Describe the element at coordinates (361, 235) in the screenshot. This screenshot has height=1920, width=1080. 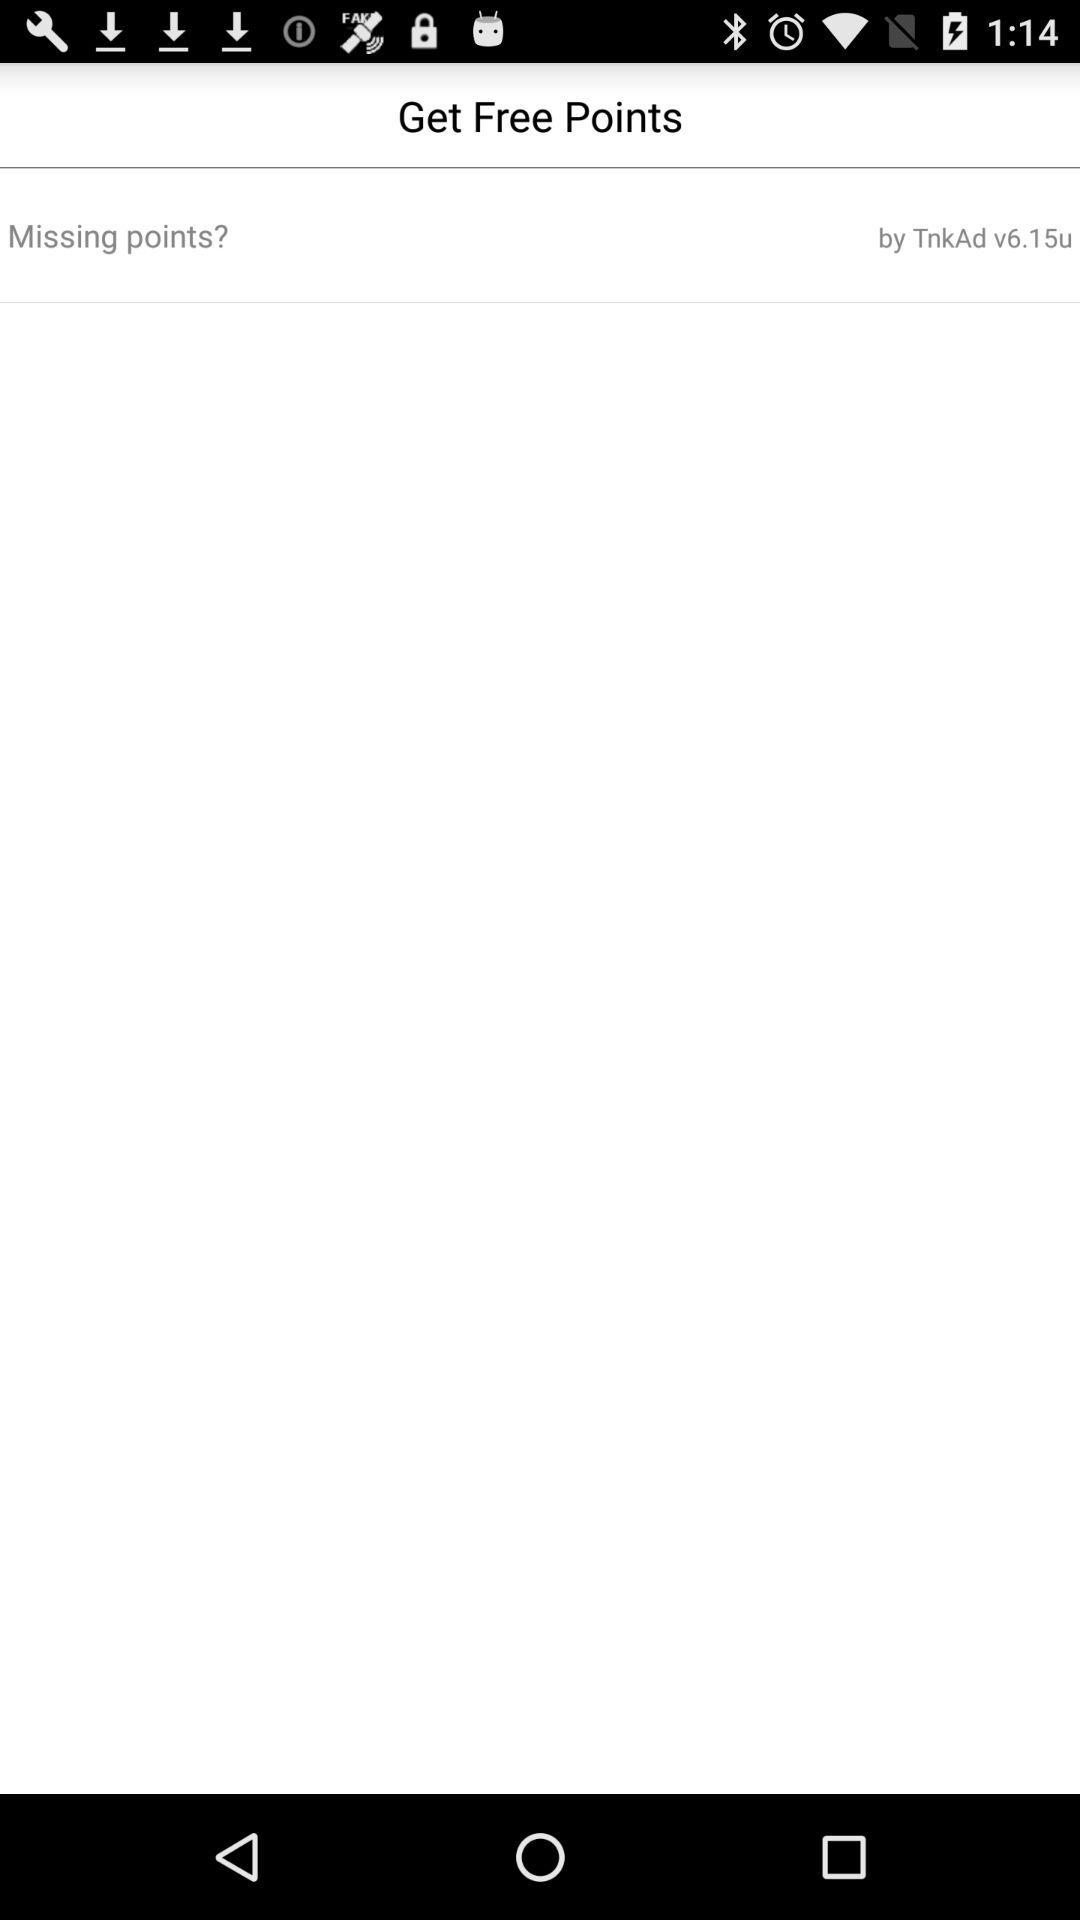
I see `the item to the left of the by tnkad v6 item` at that location.